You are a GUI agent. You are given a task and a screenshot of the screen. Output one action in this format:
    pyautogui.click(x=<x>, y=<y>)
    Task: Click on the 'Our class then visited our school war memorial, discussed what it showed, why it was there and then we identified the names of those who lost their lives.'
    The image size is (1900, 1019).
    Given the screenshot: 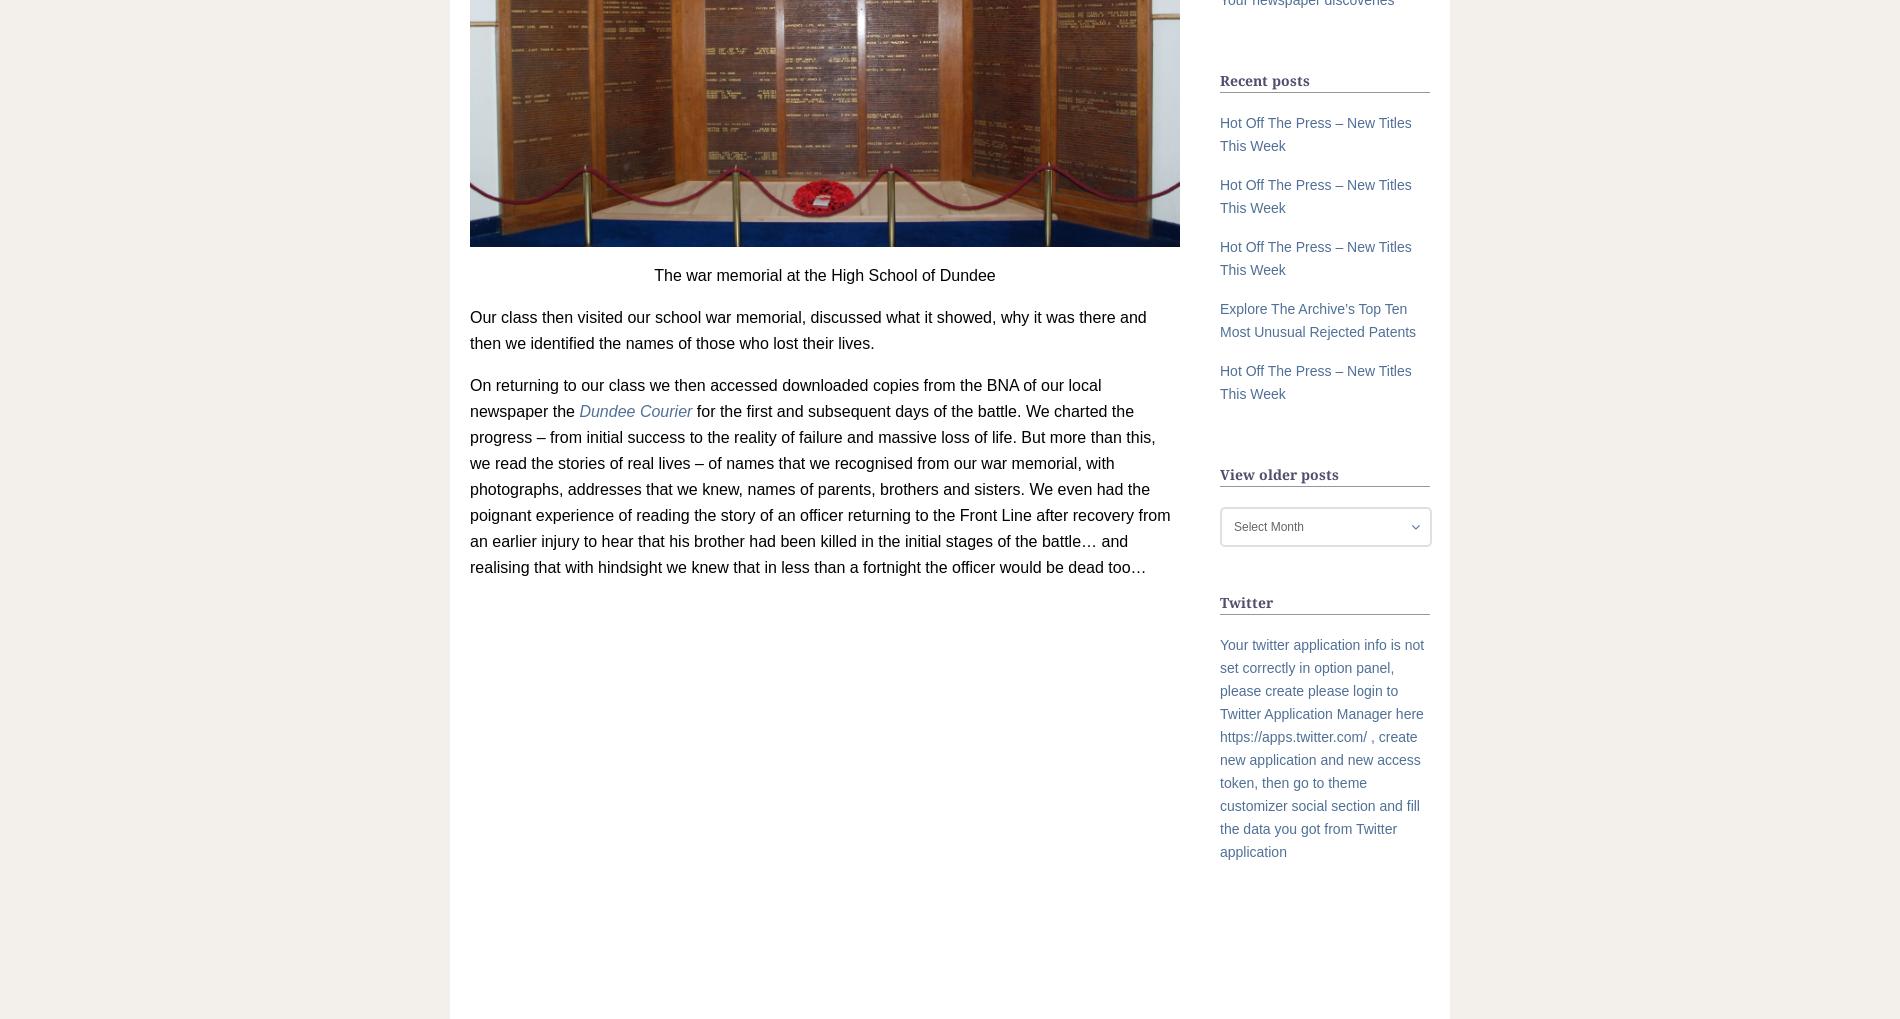 What is the action you would take?
    pyautogui.click(x=469, y=330)
    